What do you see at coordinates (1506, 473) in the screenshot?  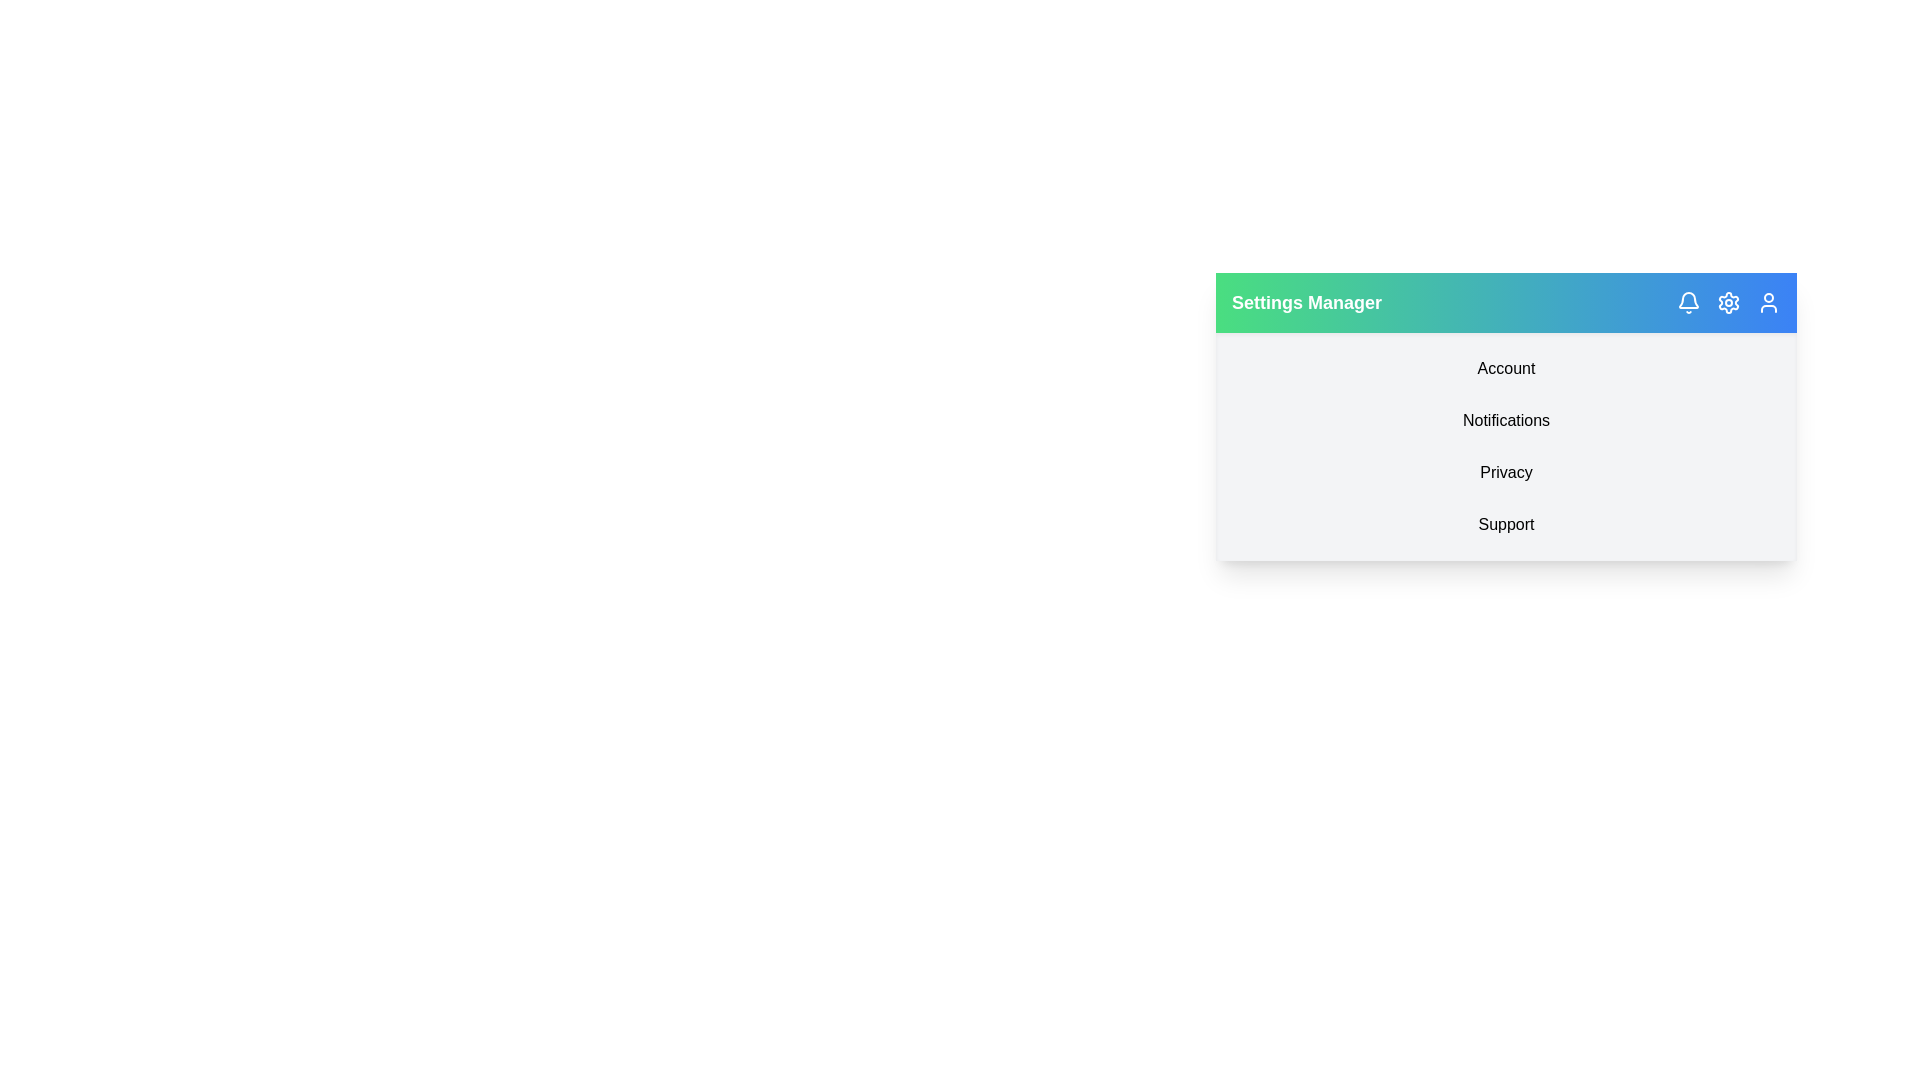 I see `the 'Privacy' menu item in the EnhancedActionBar` at bounding box center [1506, 473].